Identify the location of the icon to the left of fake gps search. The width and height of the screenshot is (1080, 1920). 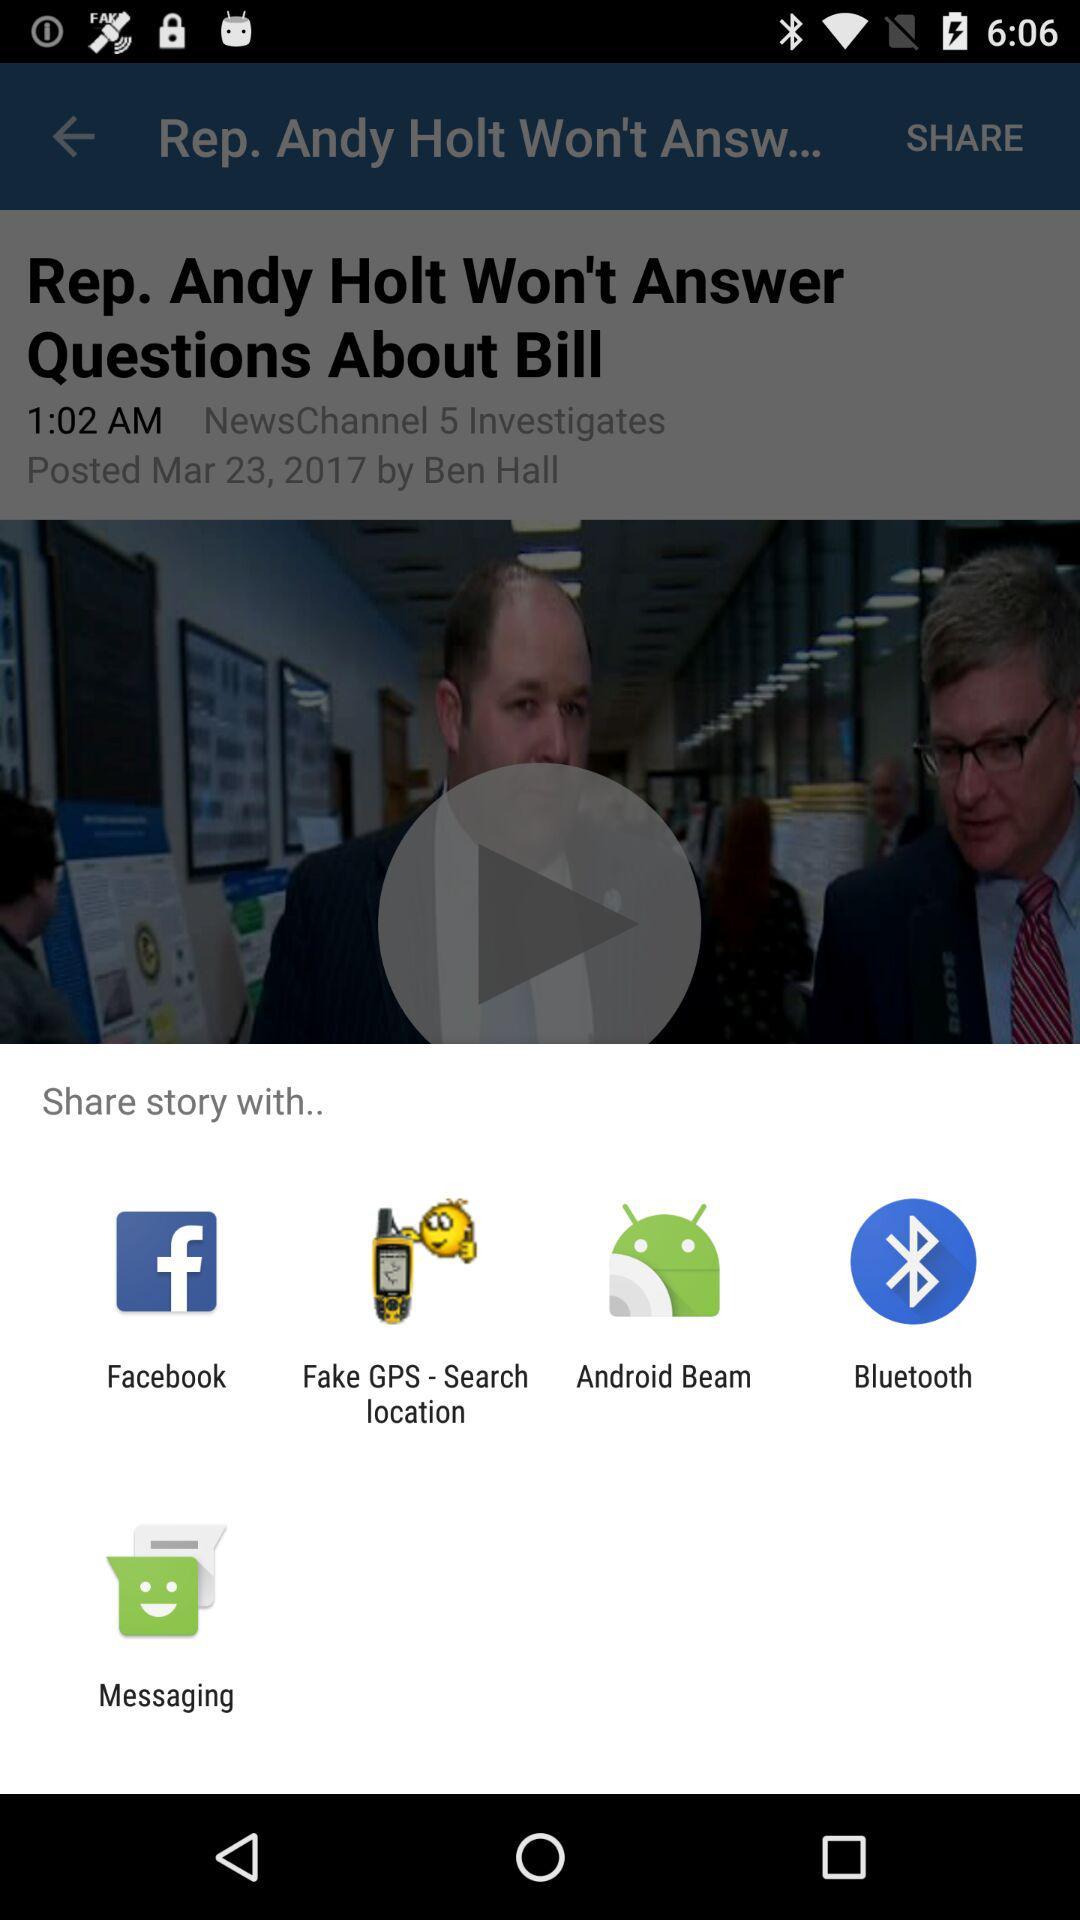
(165, 1392).